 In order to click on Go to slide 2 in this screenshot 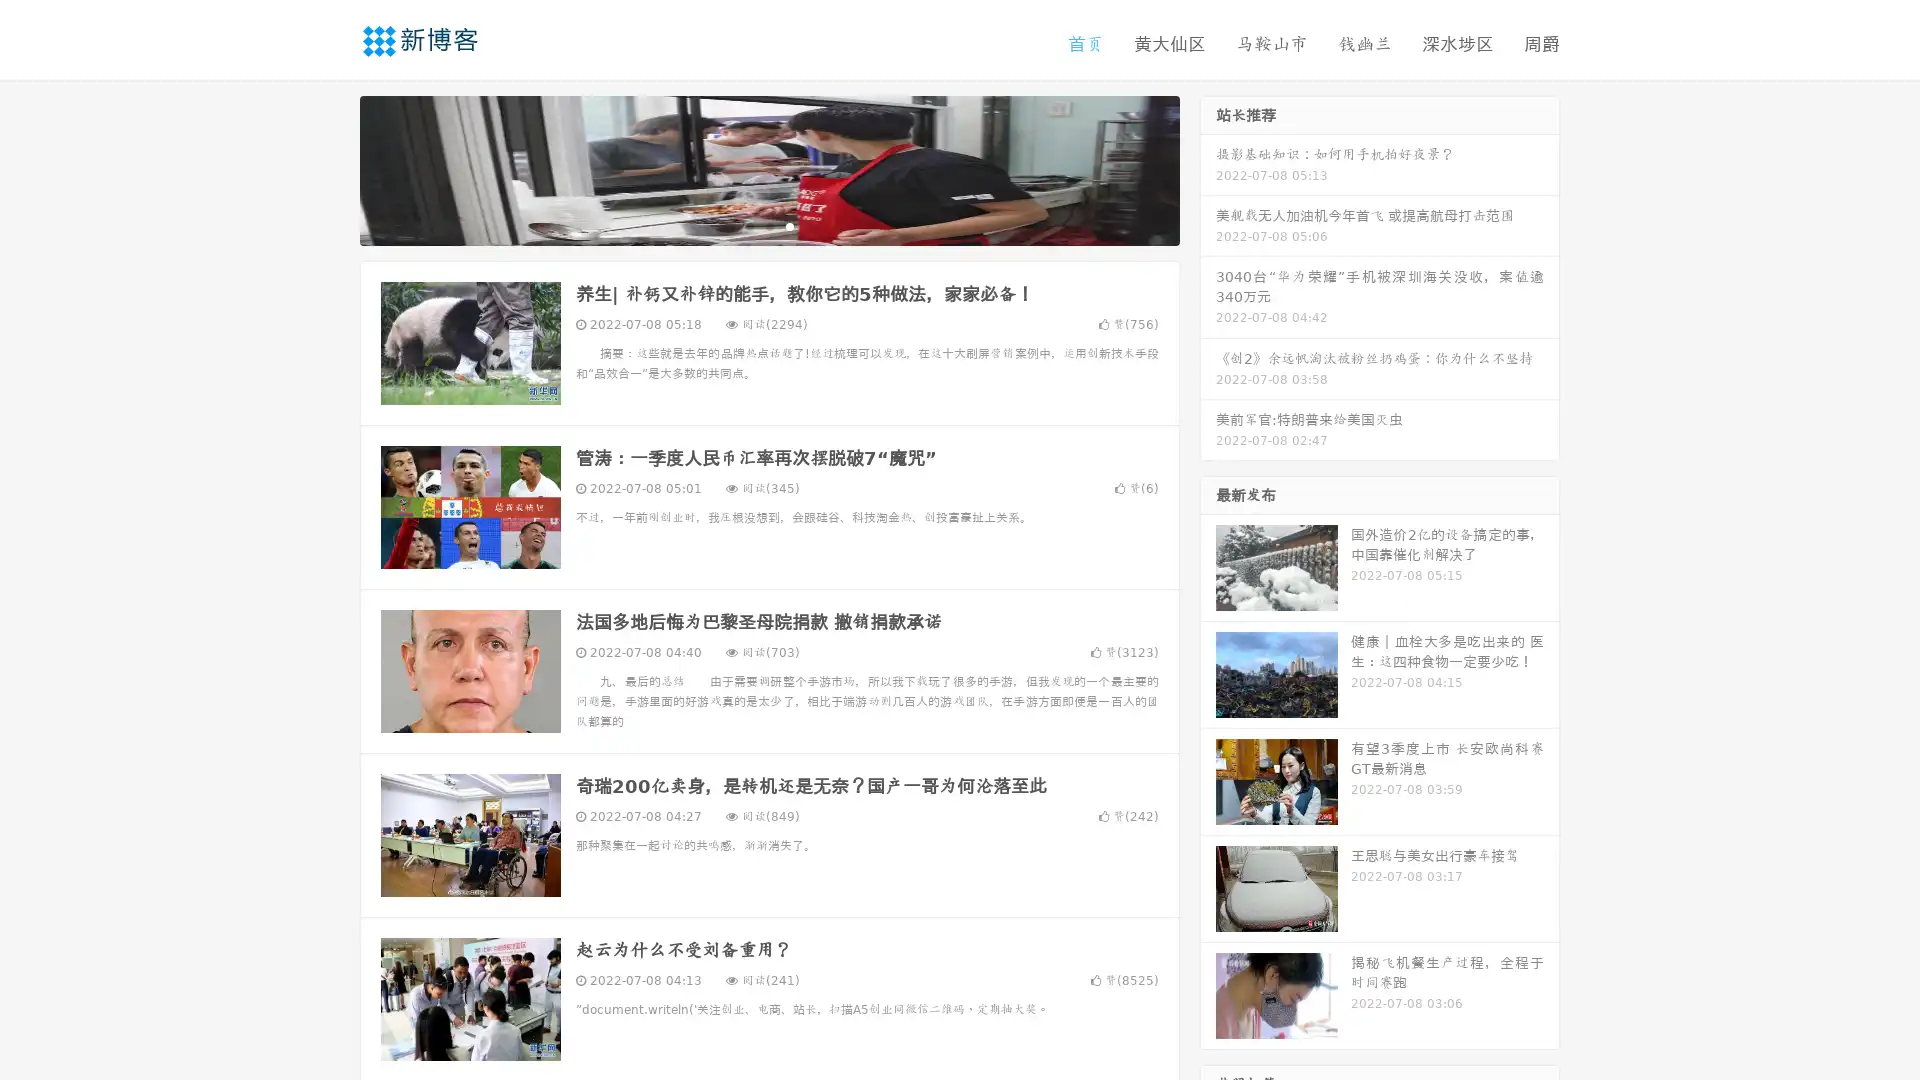, I will do `click(768, 225)`.